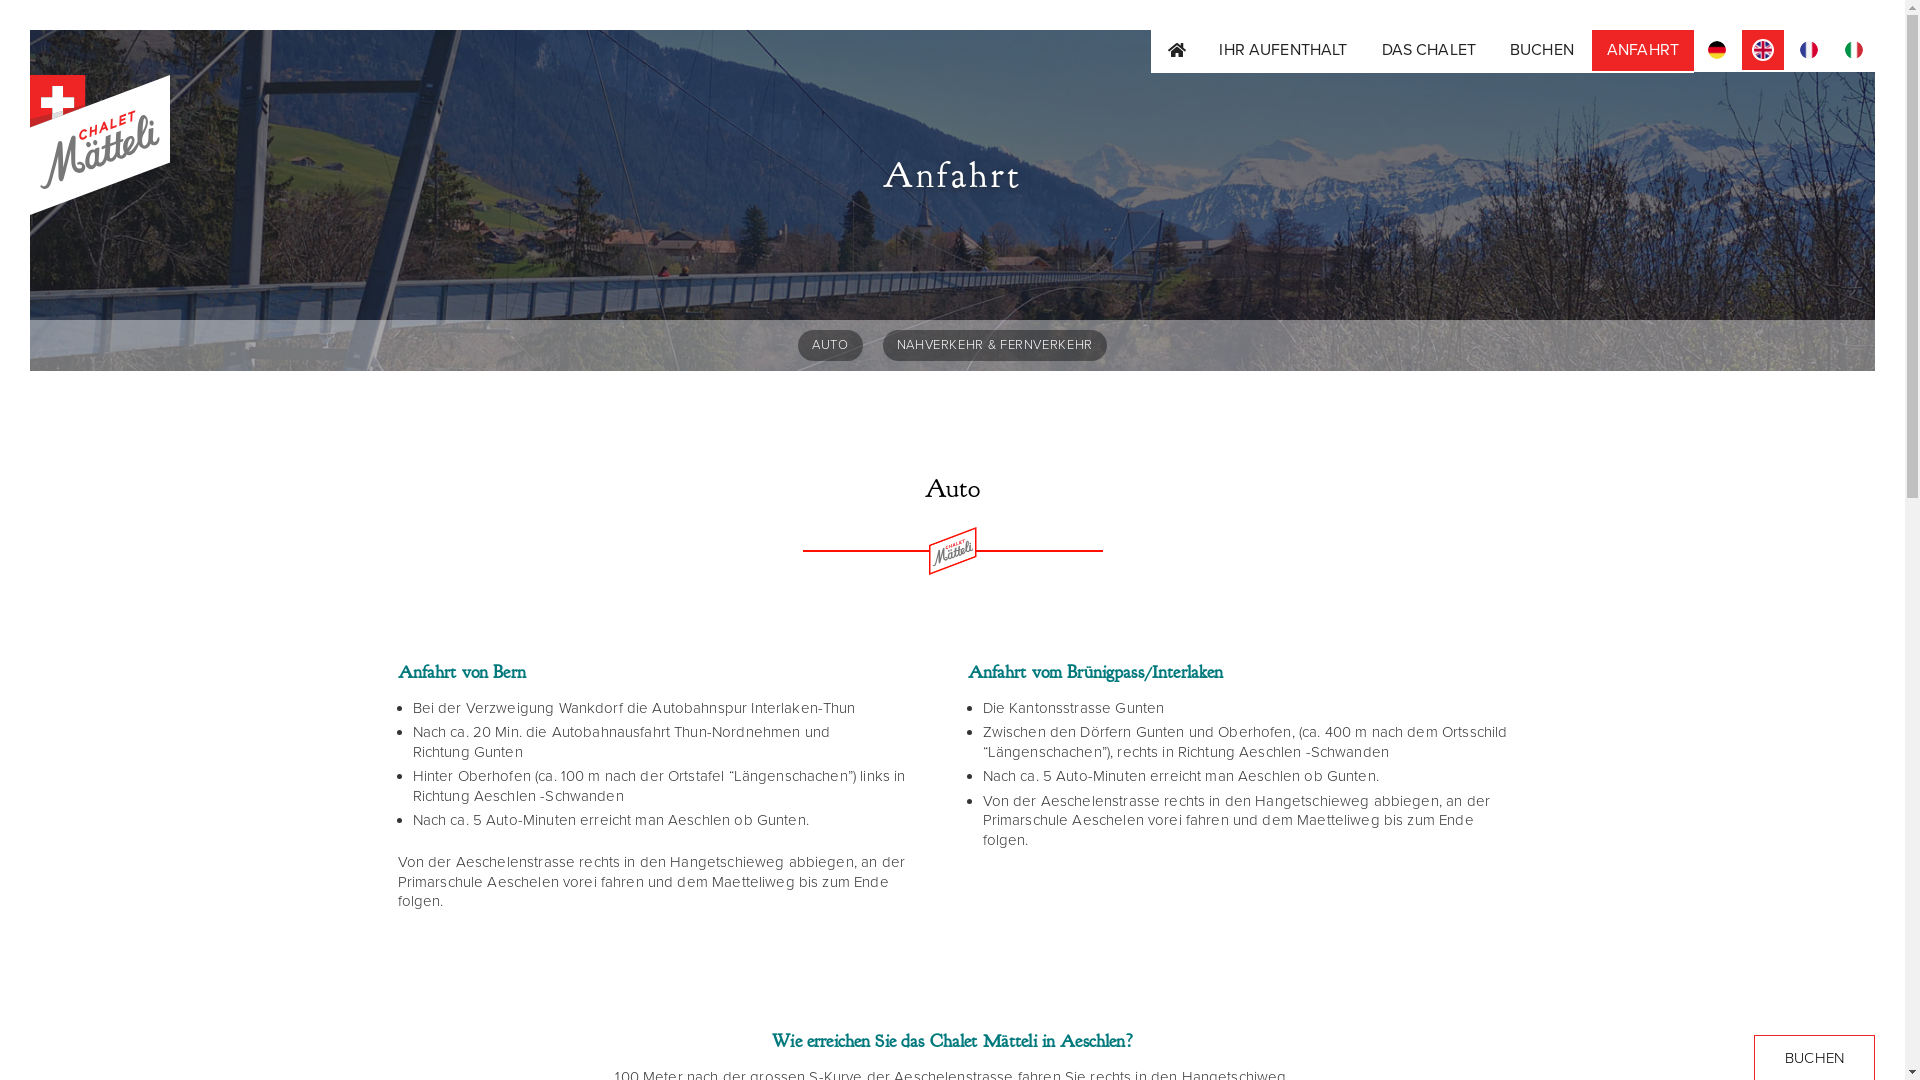 The image size is (1920, 1080). Describe the element at coordinates (994, 344) in the screenshot. I see `'NAHVERKEHR & FERNVERKEHR'` at that location.